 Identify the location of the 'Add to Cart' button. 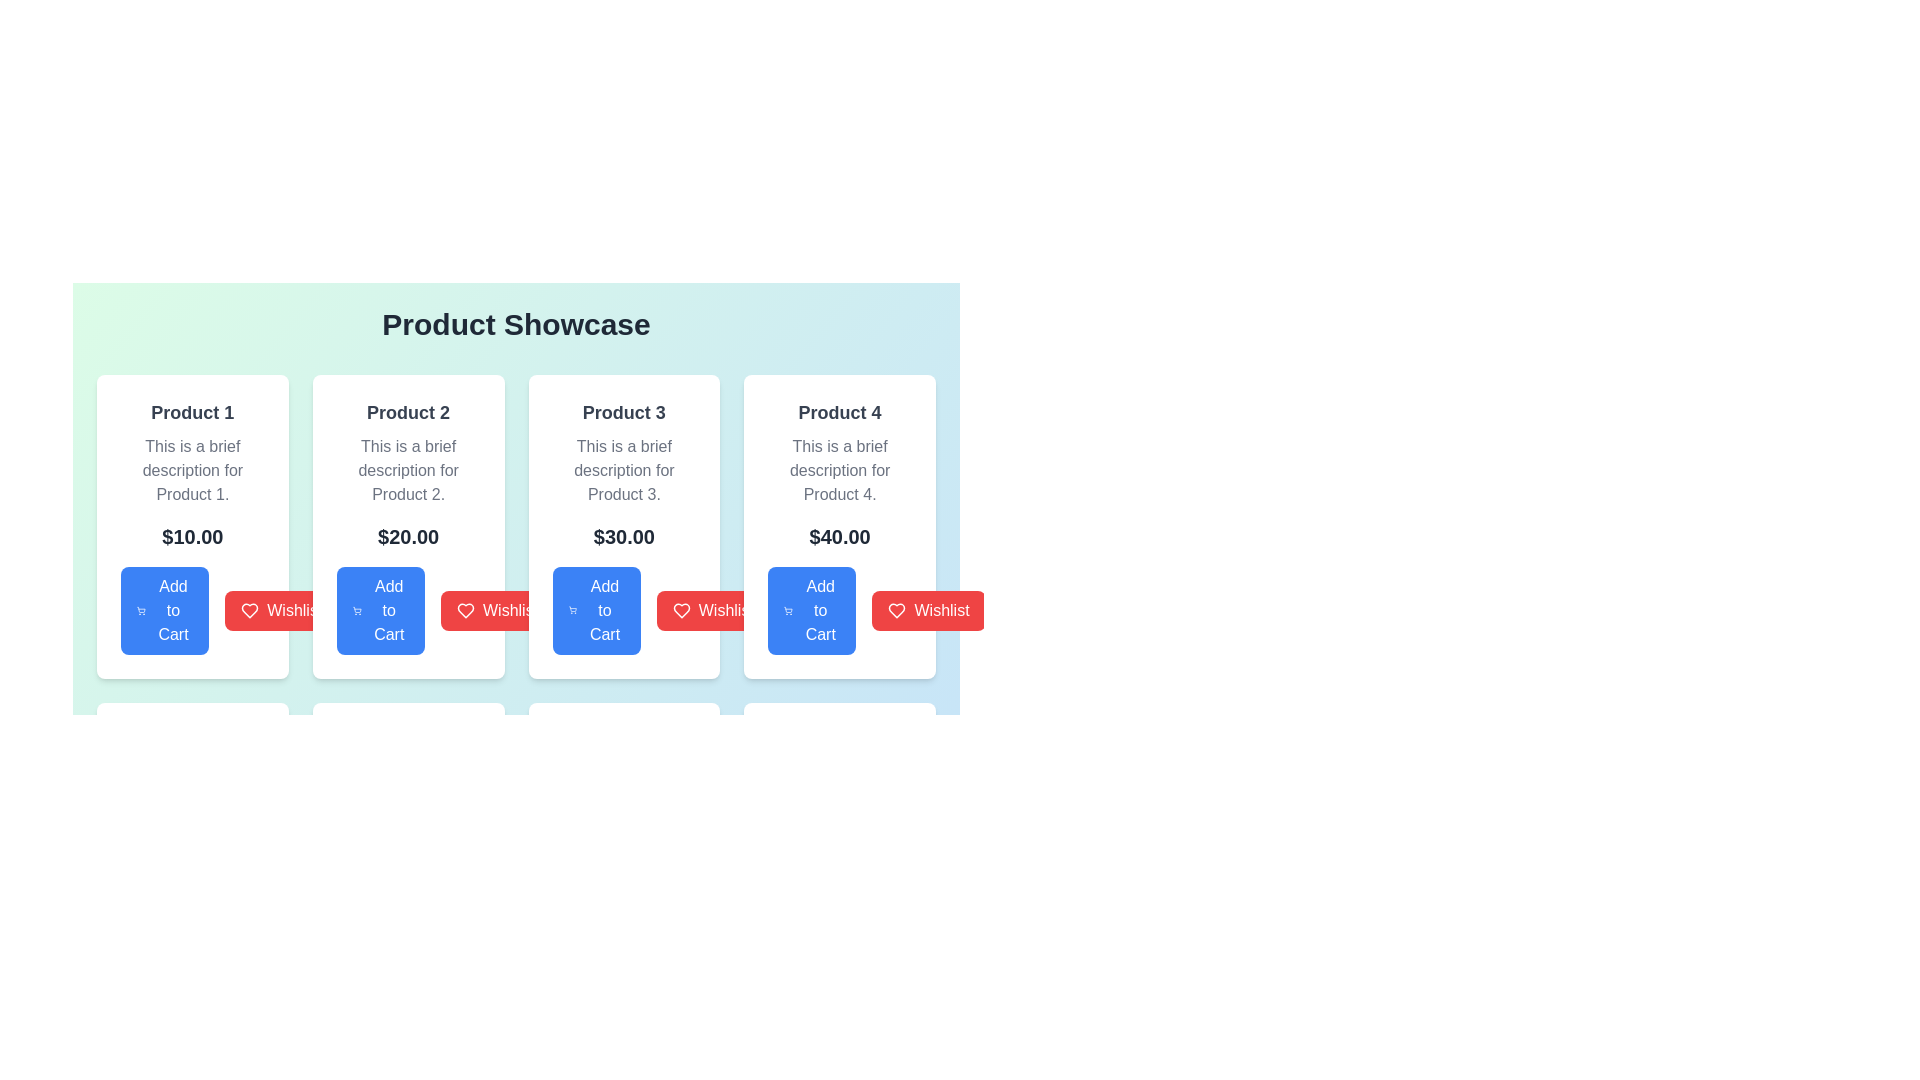
(192, 609).